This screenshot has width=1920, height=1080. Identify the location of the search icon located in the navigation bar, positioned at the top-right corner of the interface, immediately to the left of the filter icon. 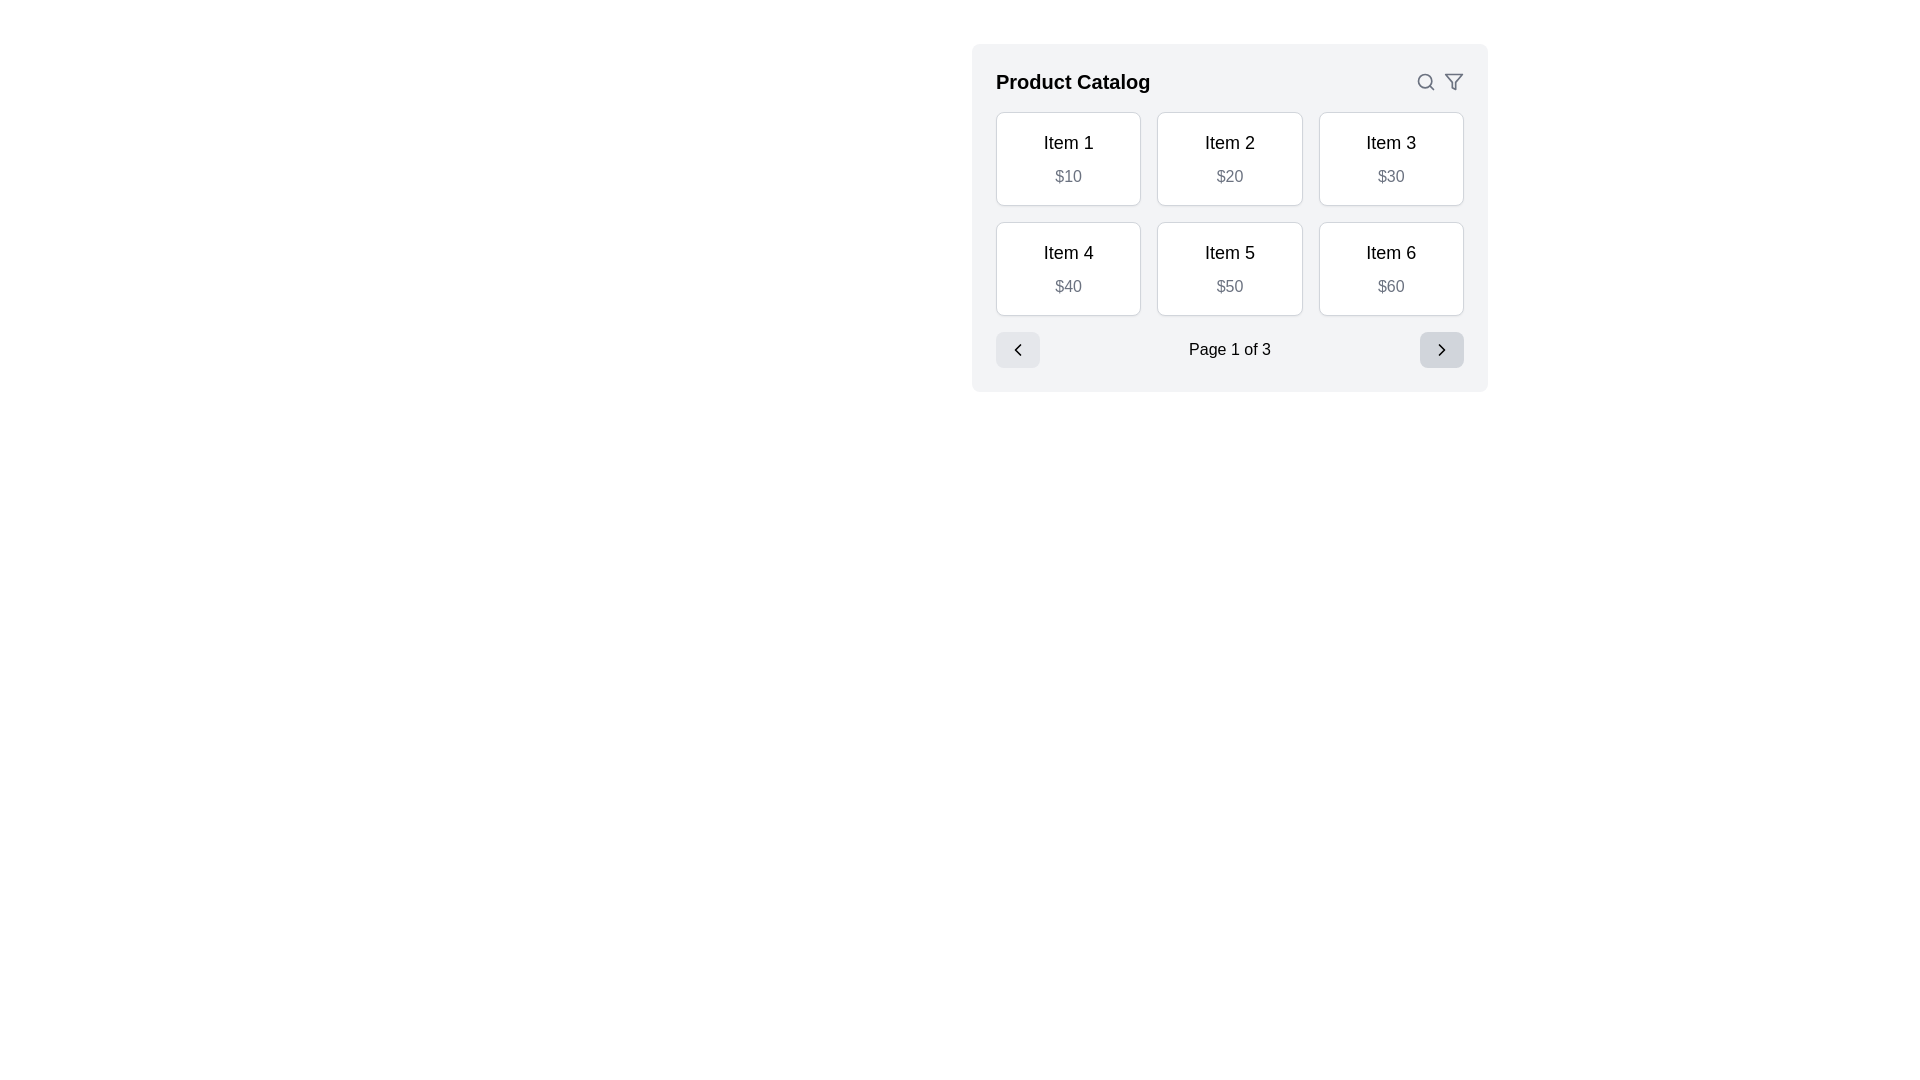
(1424, 80).